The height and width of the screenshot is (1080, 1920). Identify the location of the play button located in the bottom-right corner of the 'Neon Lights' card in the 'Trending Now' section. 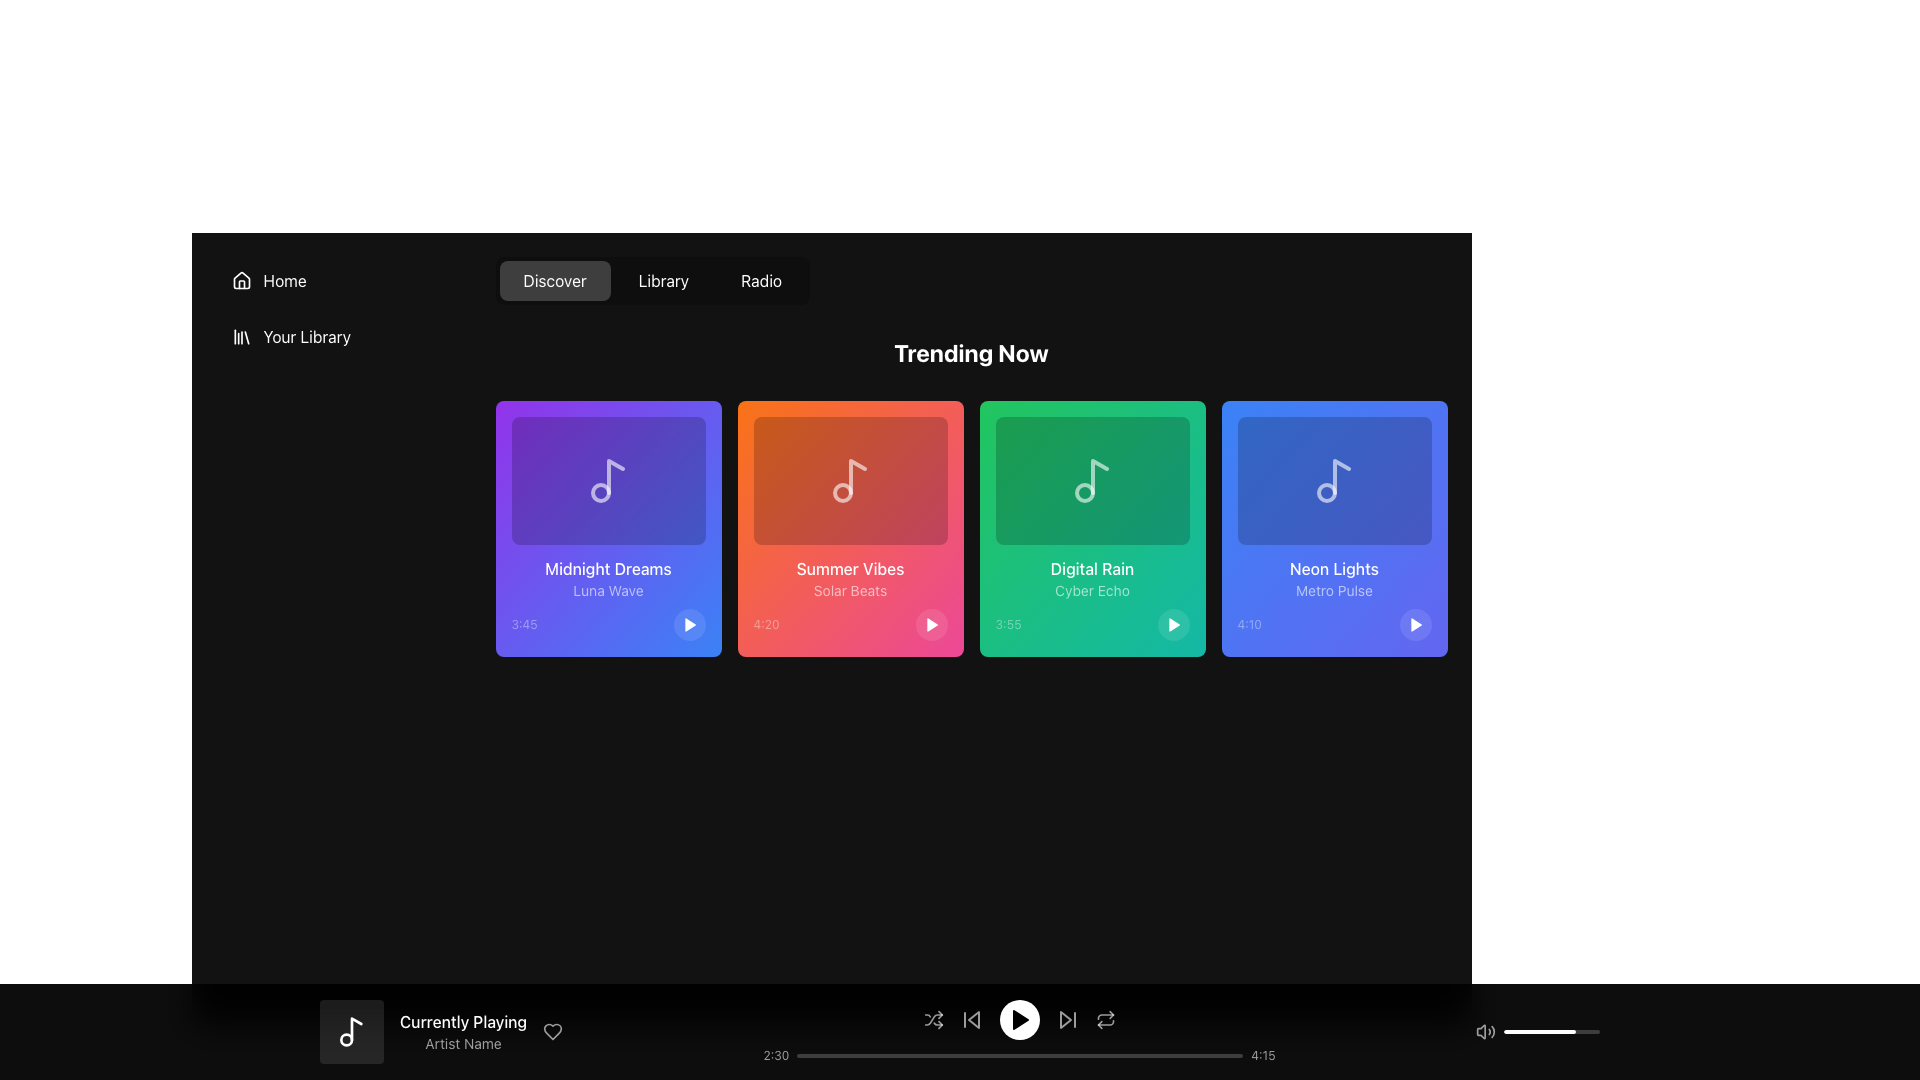
(1414, 623).